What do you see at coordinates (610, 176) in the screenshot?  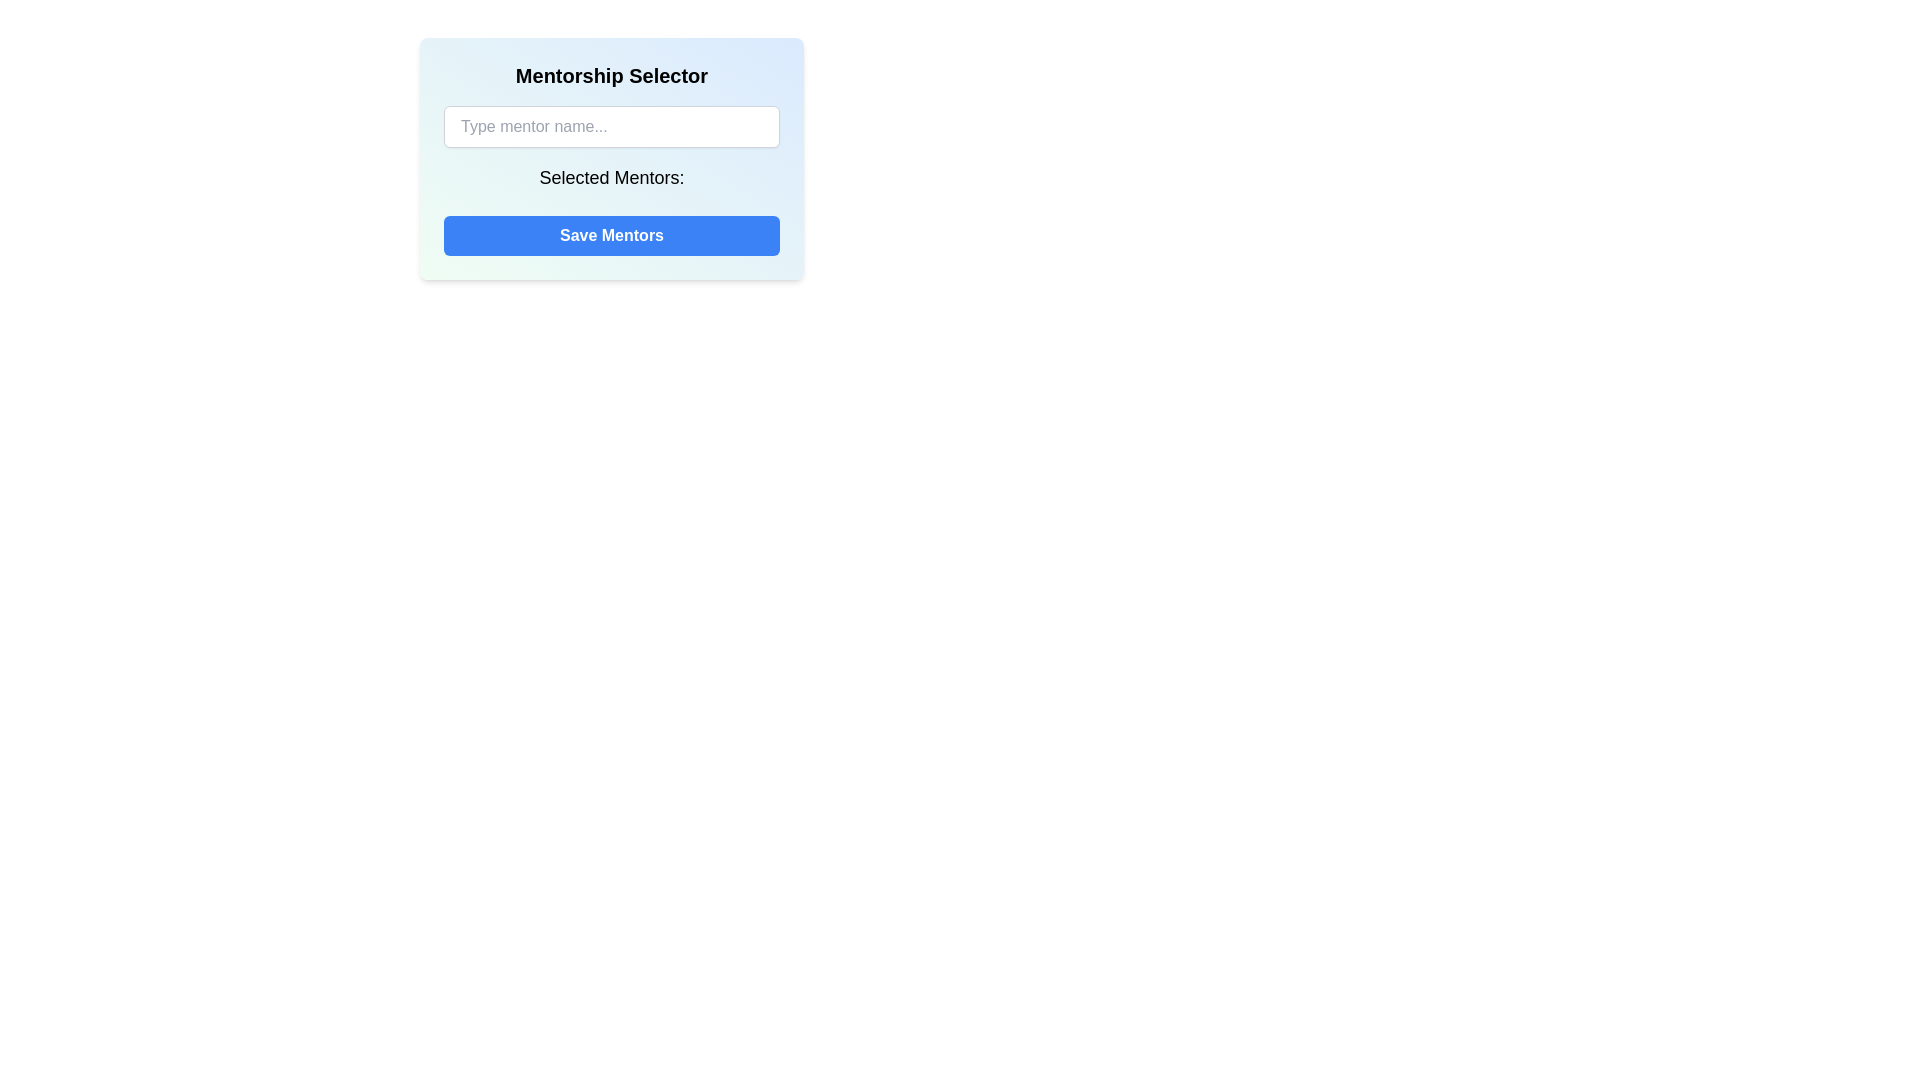 I see `the static text label that serves as a heading for the section where selected mentors will be displayed, which is positioned above the 'Save Mentors' button` at bounding box center [610, 176].